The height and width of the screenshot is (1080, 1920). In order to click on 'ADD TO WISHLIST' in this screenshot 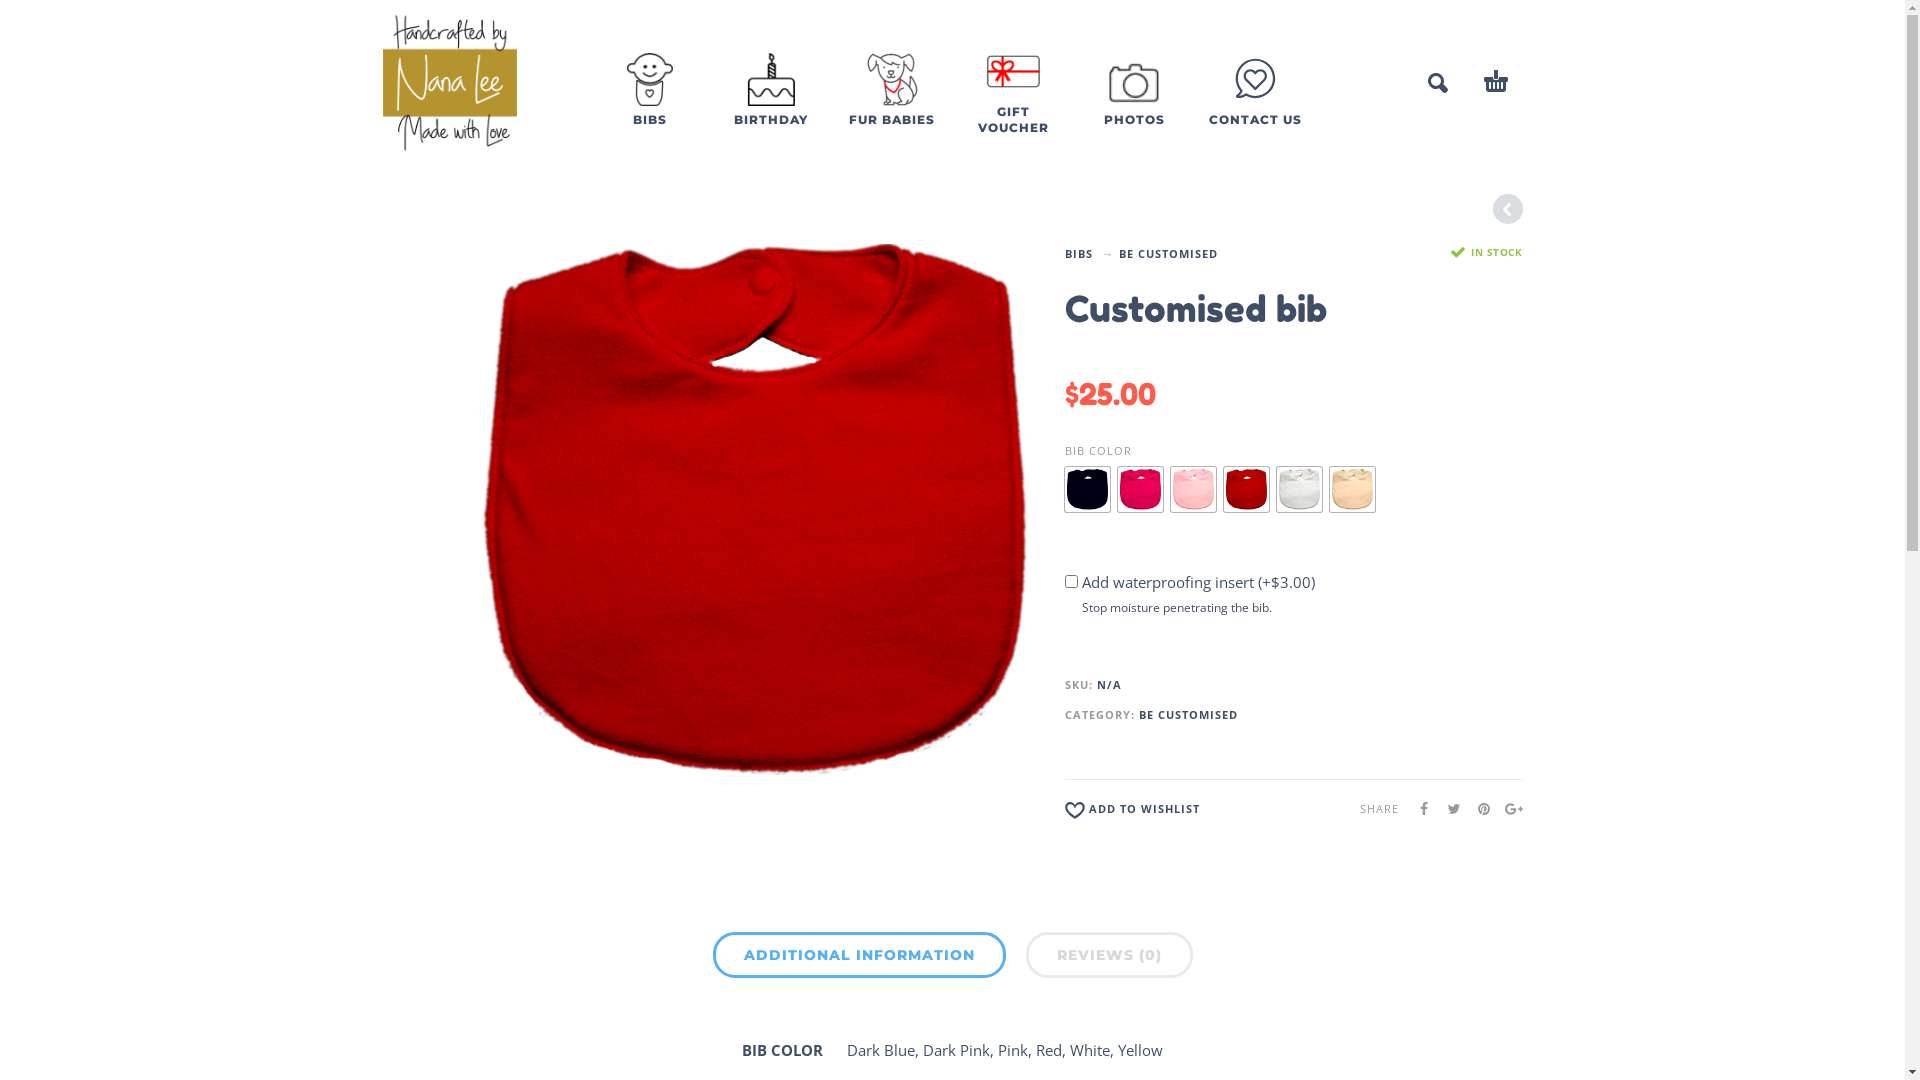, I will do `click(1132, 812)`.